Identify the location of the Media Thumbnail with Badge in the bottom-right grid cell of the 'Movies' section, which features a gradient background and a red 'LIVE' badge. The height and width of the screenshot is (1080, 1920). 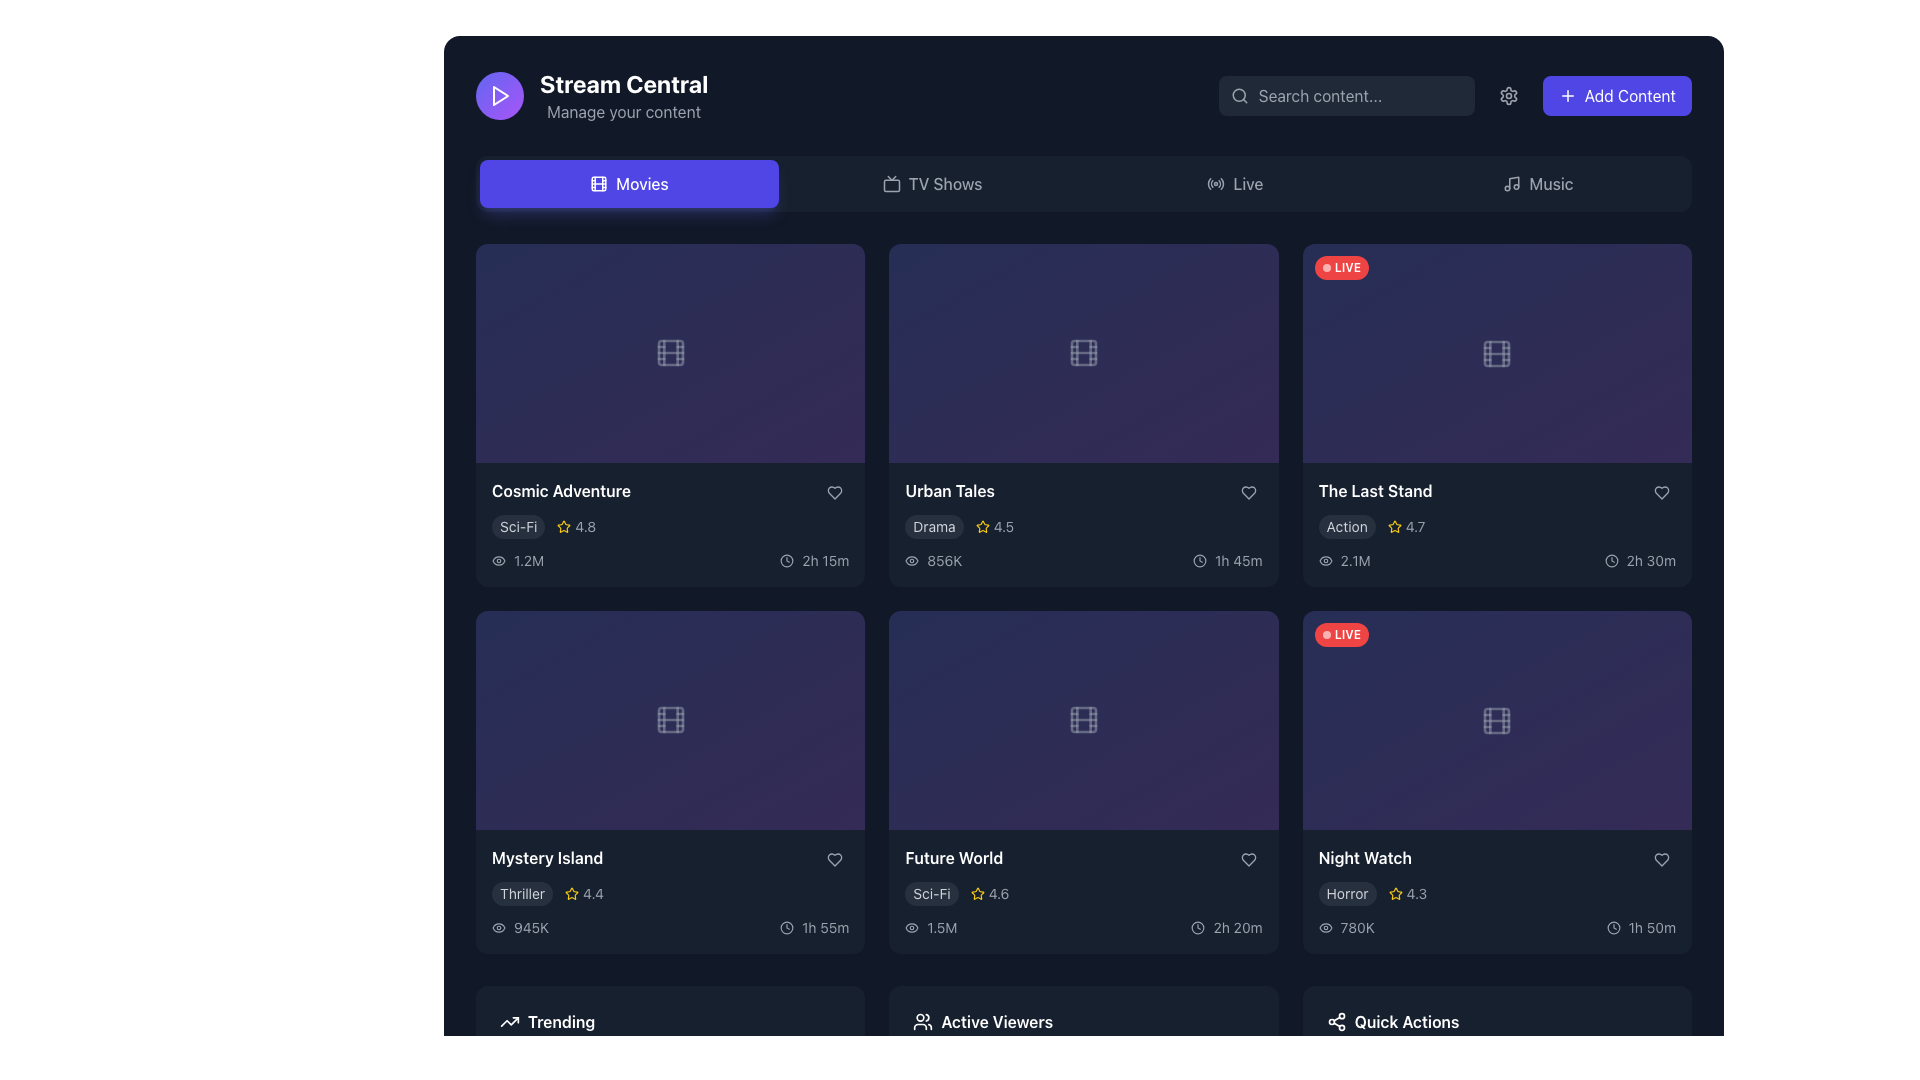
(1497, 720).